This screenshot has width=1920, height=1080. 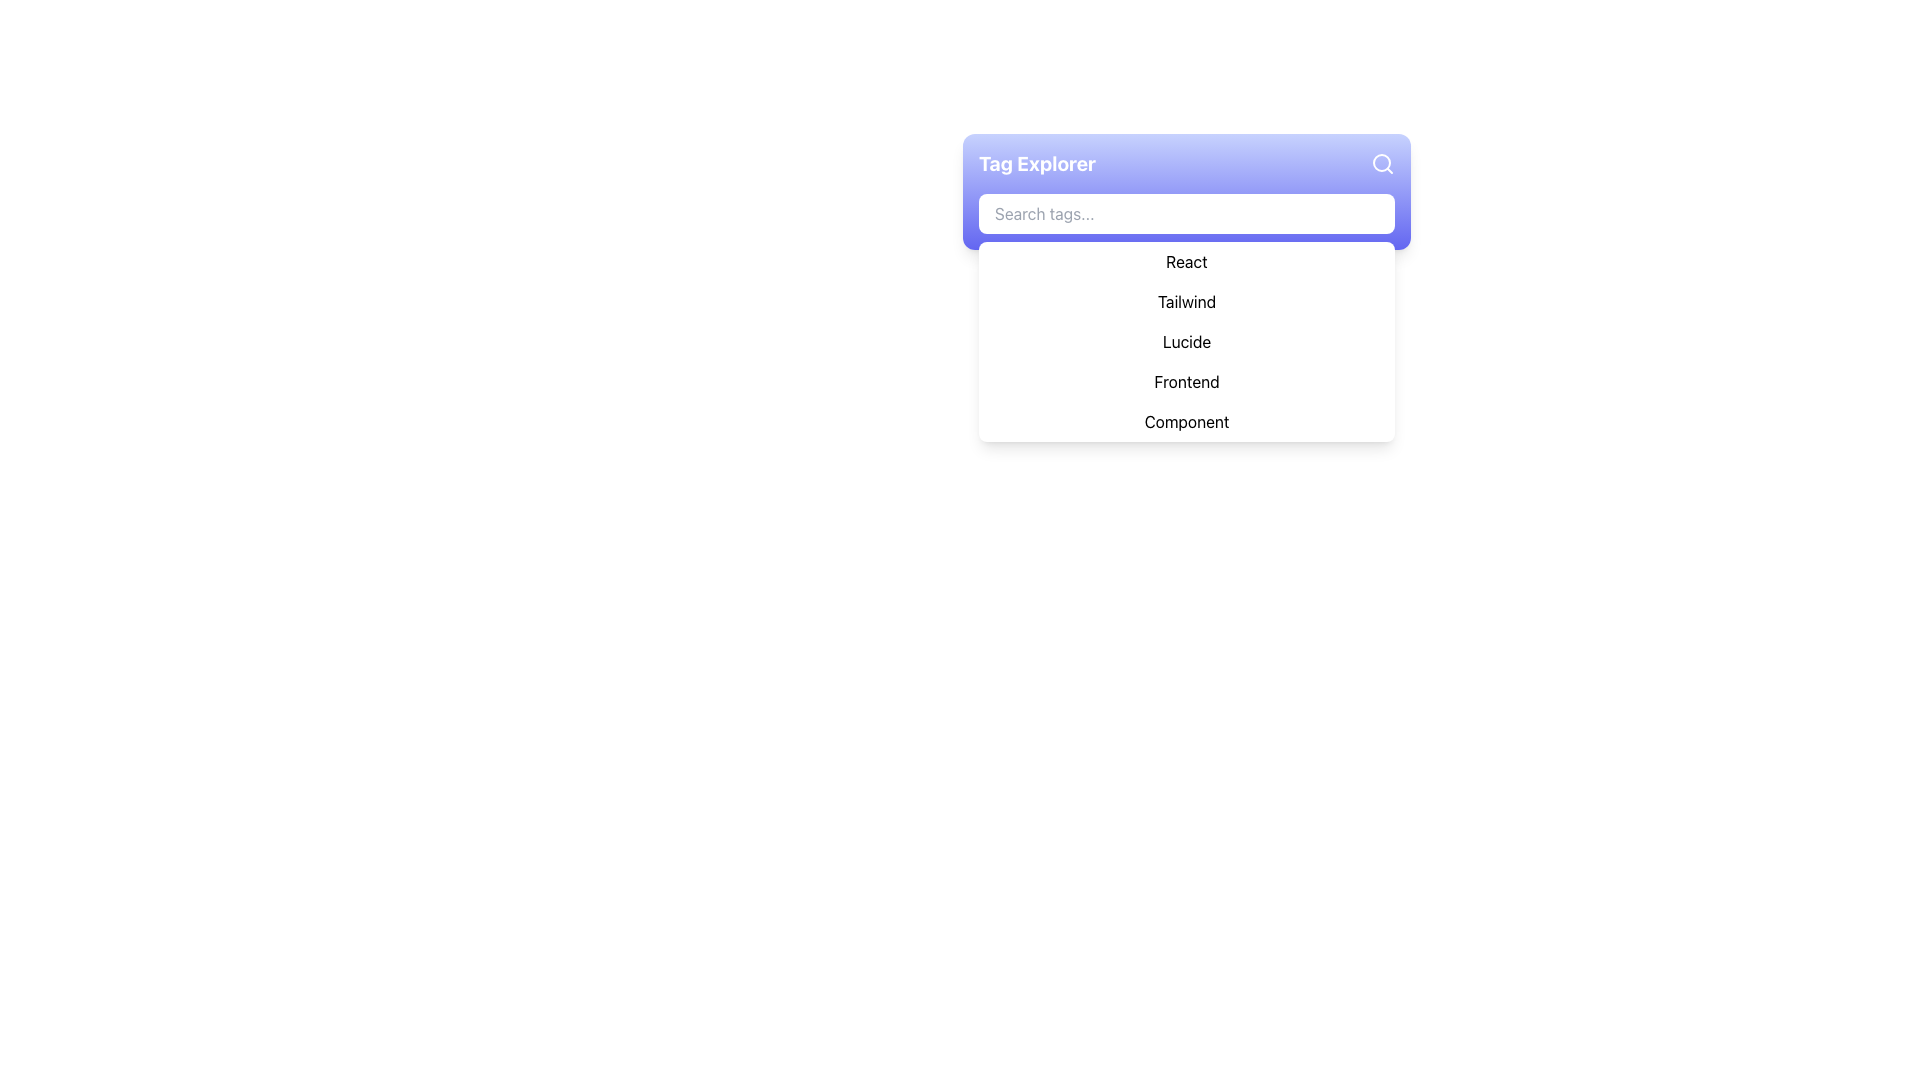 What do you see at coordinates (1186, 420) in the screenshot?
I see `the fifth item in the dropdown menu labeled 'Component'` at bounding box center [1186, 420].